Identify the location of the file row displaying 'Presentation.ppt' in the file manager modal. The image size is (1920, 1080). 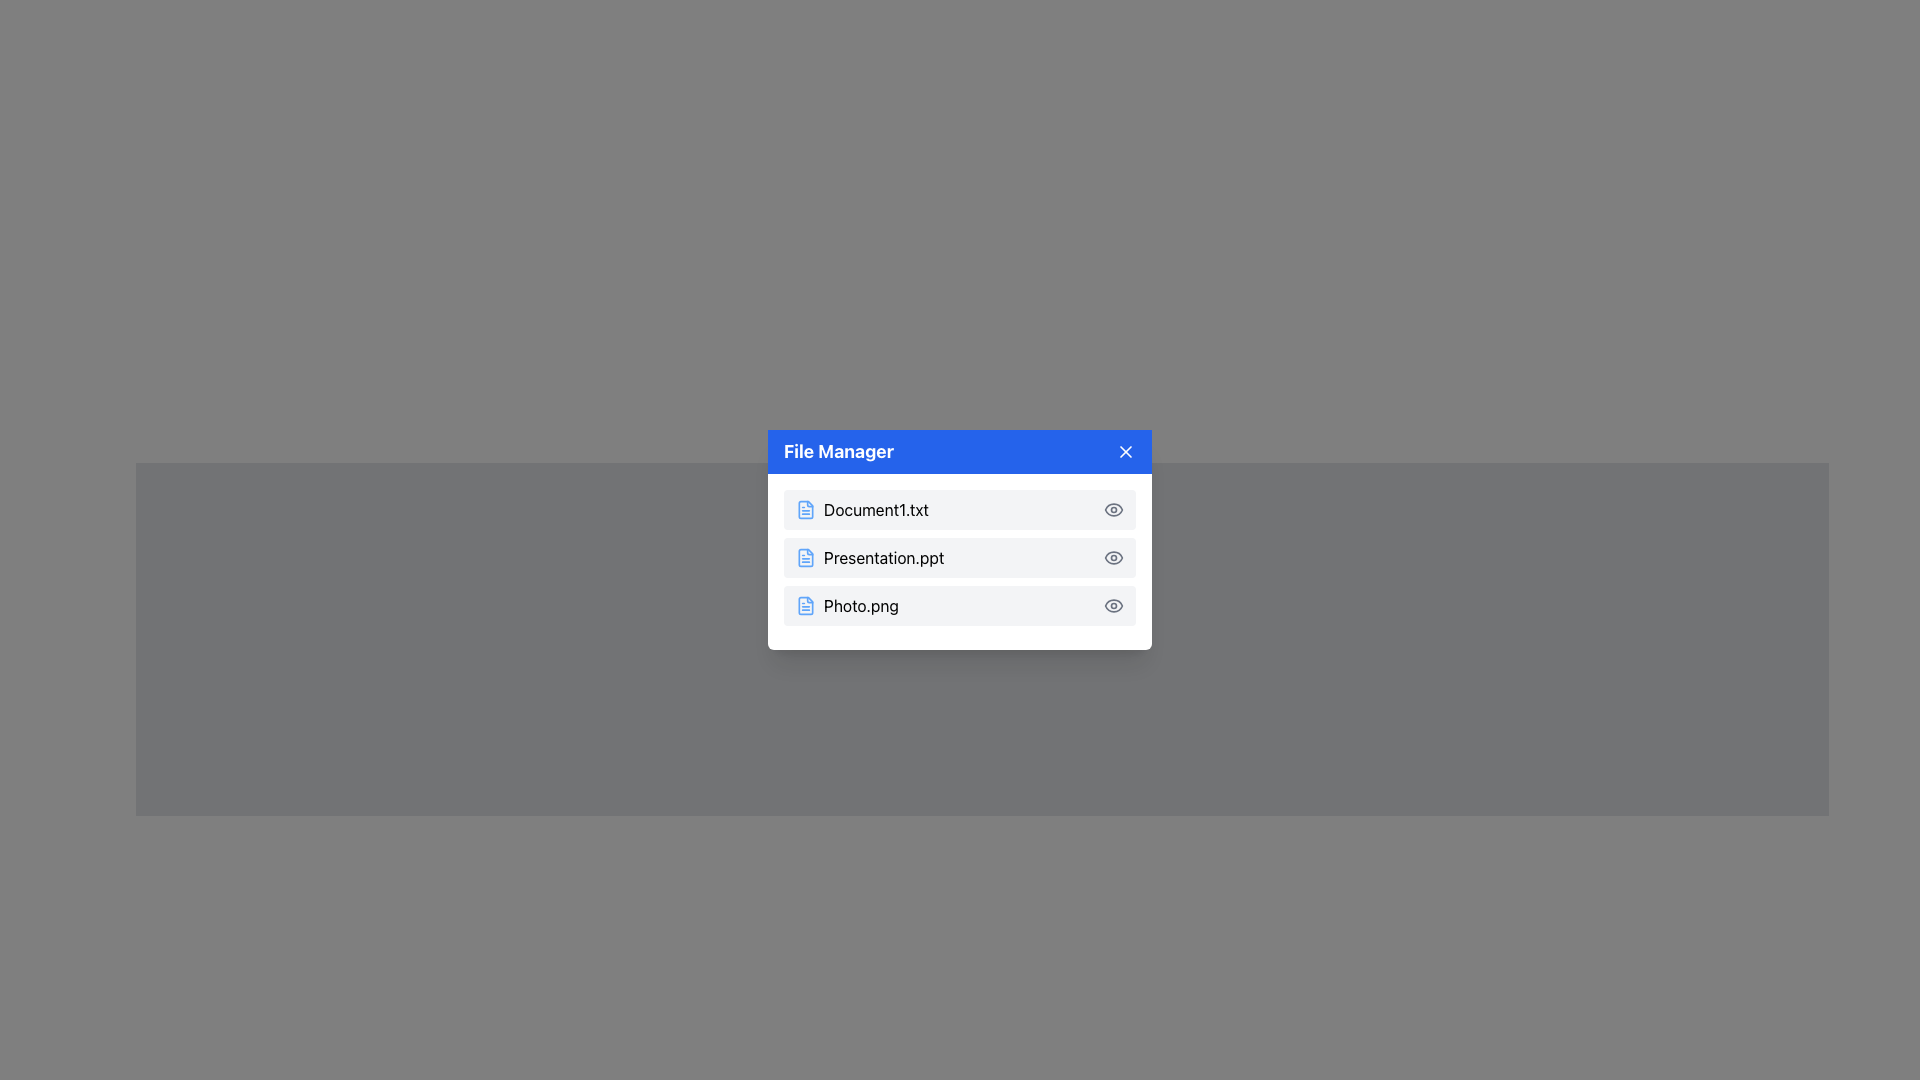
(960, 558).